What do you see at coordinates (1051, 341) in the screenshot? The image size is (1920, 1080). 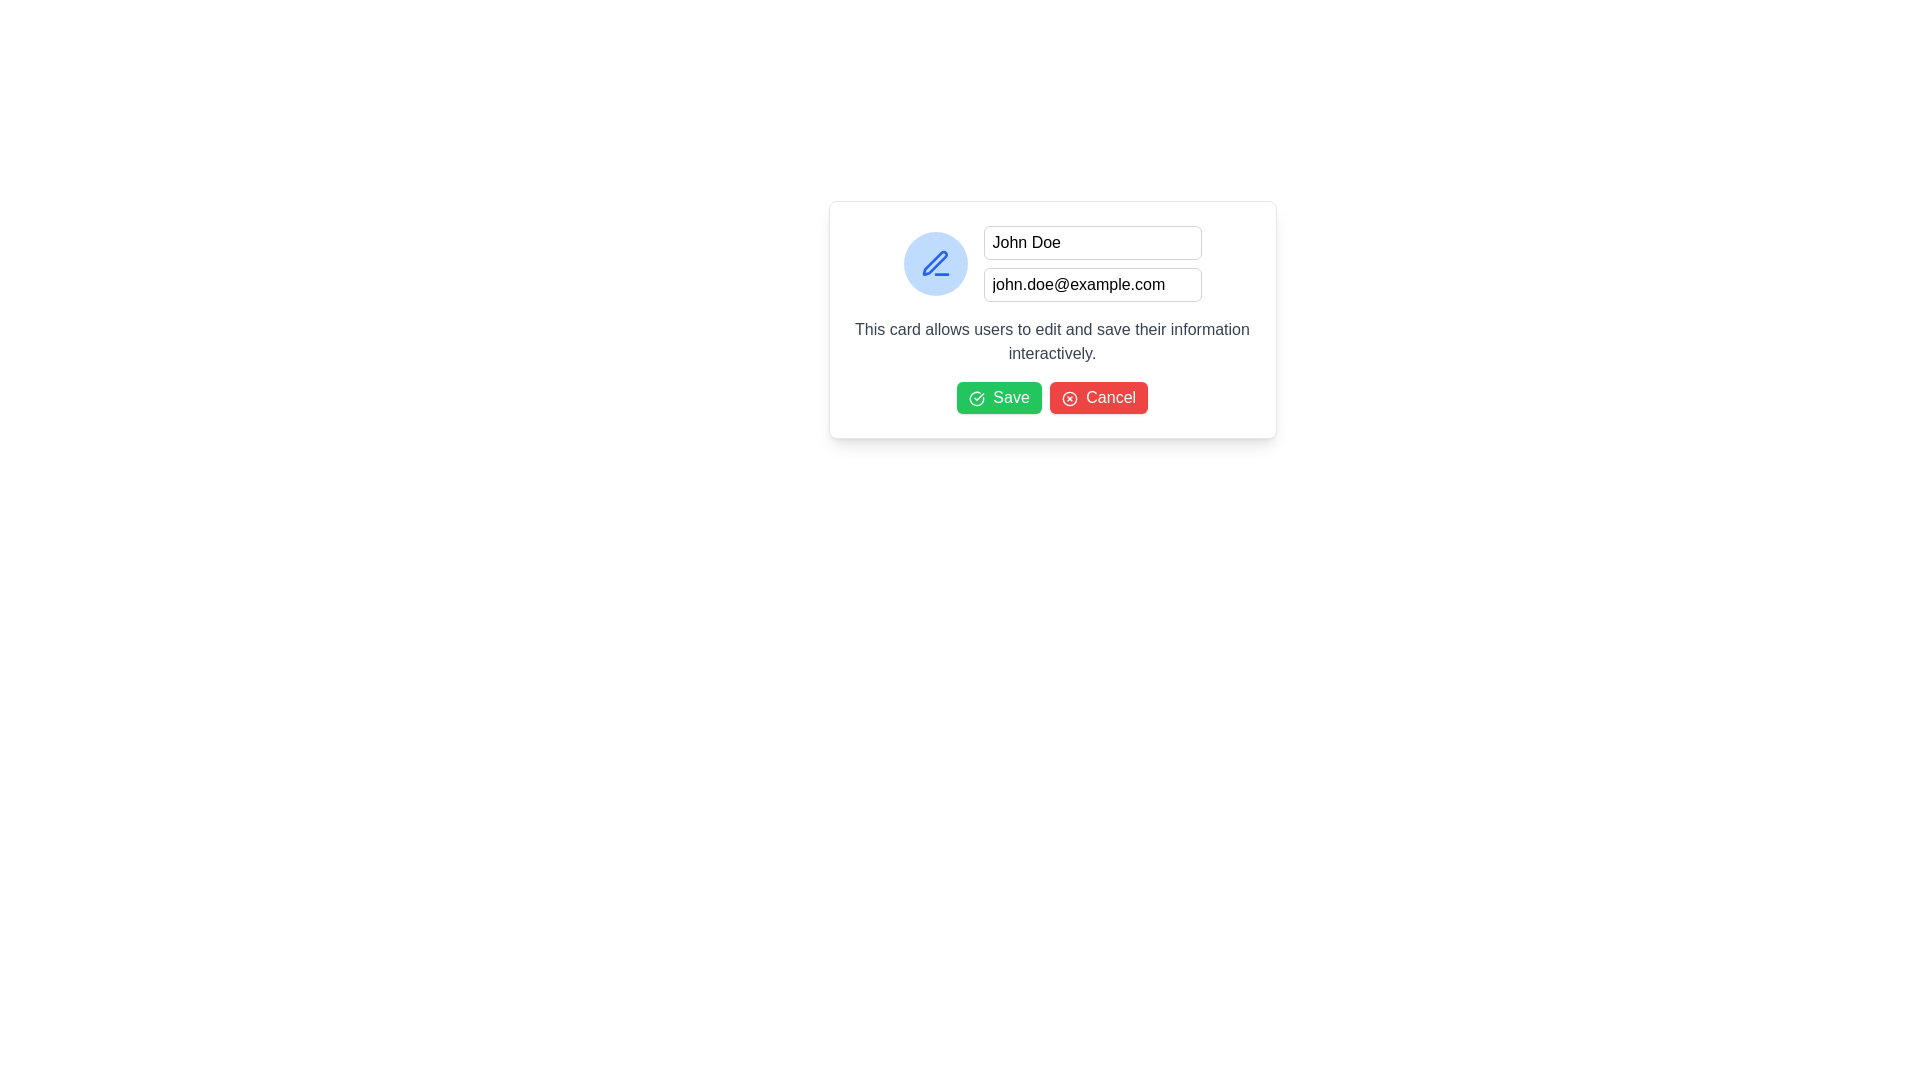 I see `the light gray text block that is positioned below two input fields and above the Save and Cancel buttons in the card layout center` at bounding box center [1051, 341].